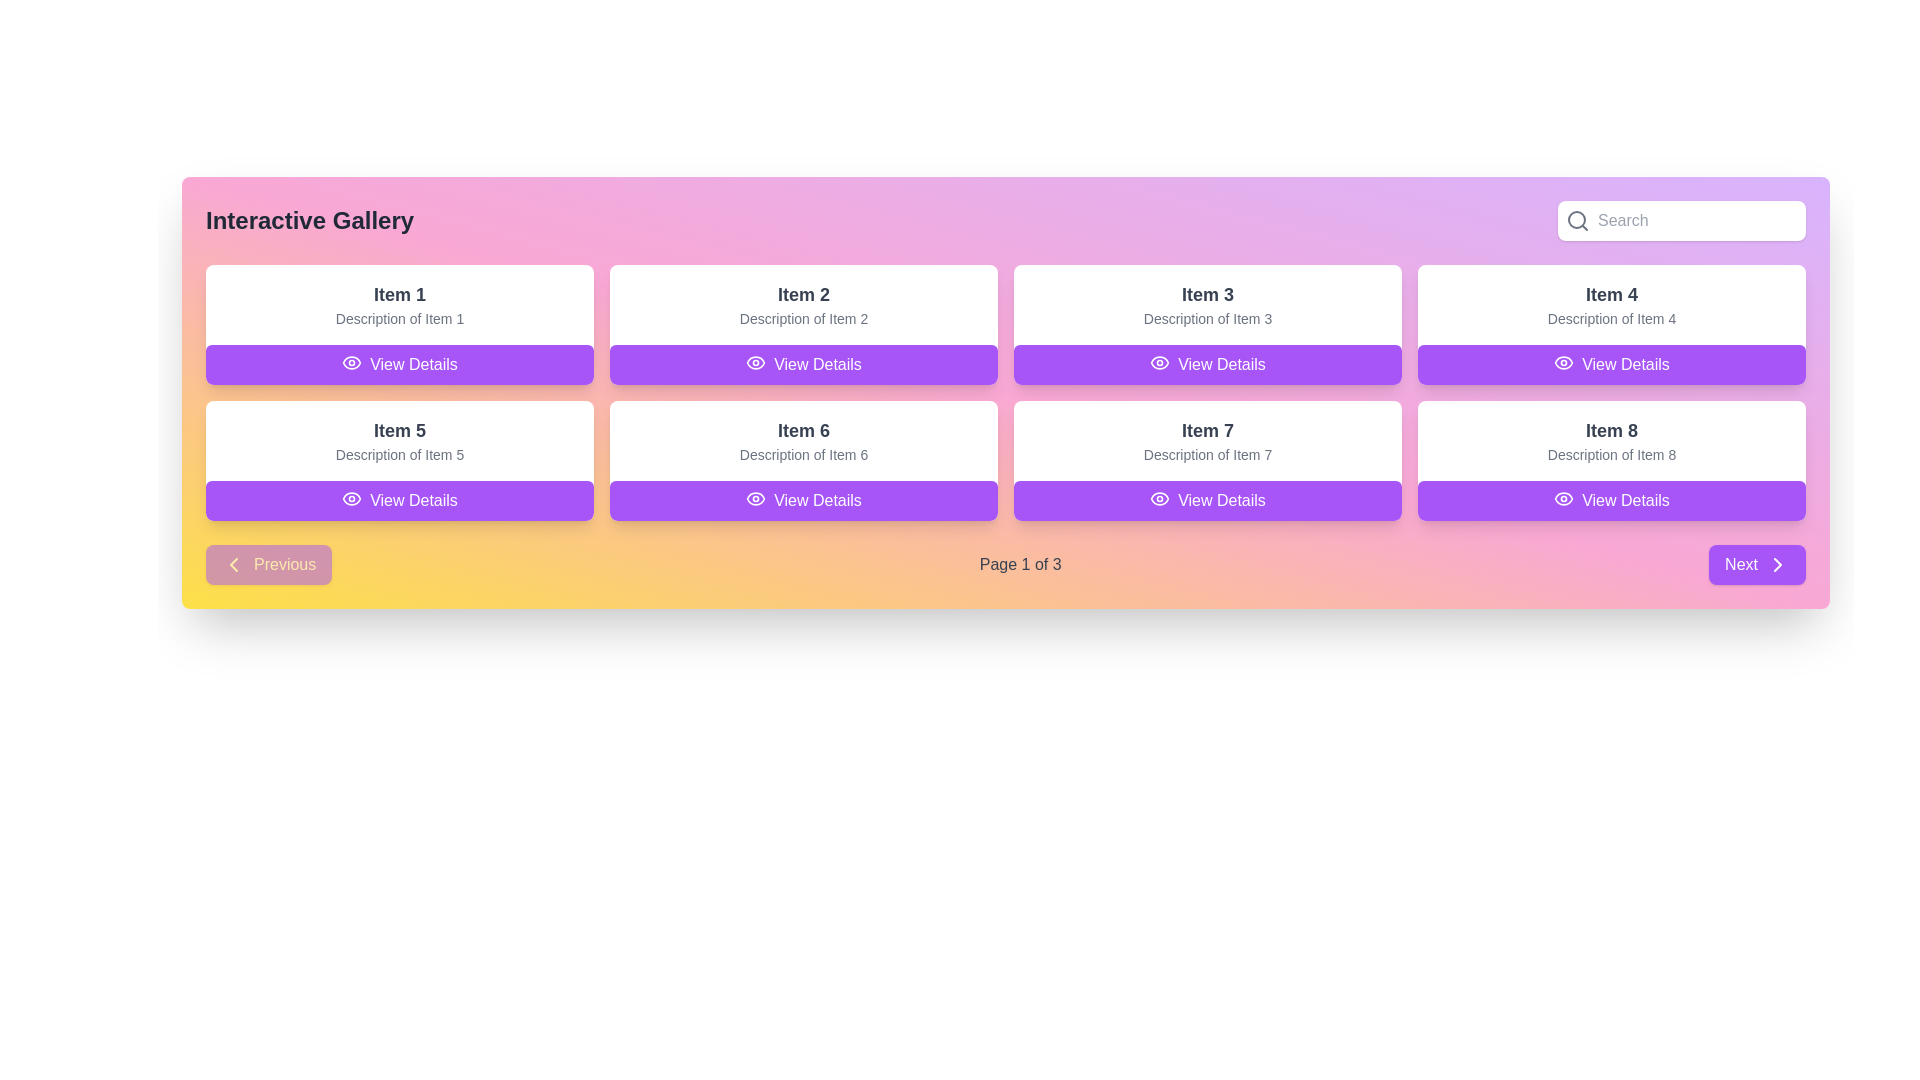 This screenshot has height=1080, width=1920. I want to click on the Text Label that serves as the title or identifier for the second card in the first row of the grid layout, located at the top center of the interface, so click(804, 294).